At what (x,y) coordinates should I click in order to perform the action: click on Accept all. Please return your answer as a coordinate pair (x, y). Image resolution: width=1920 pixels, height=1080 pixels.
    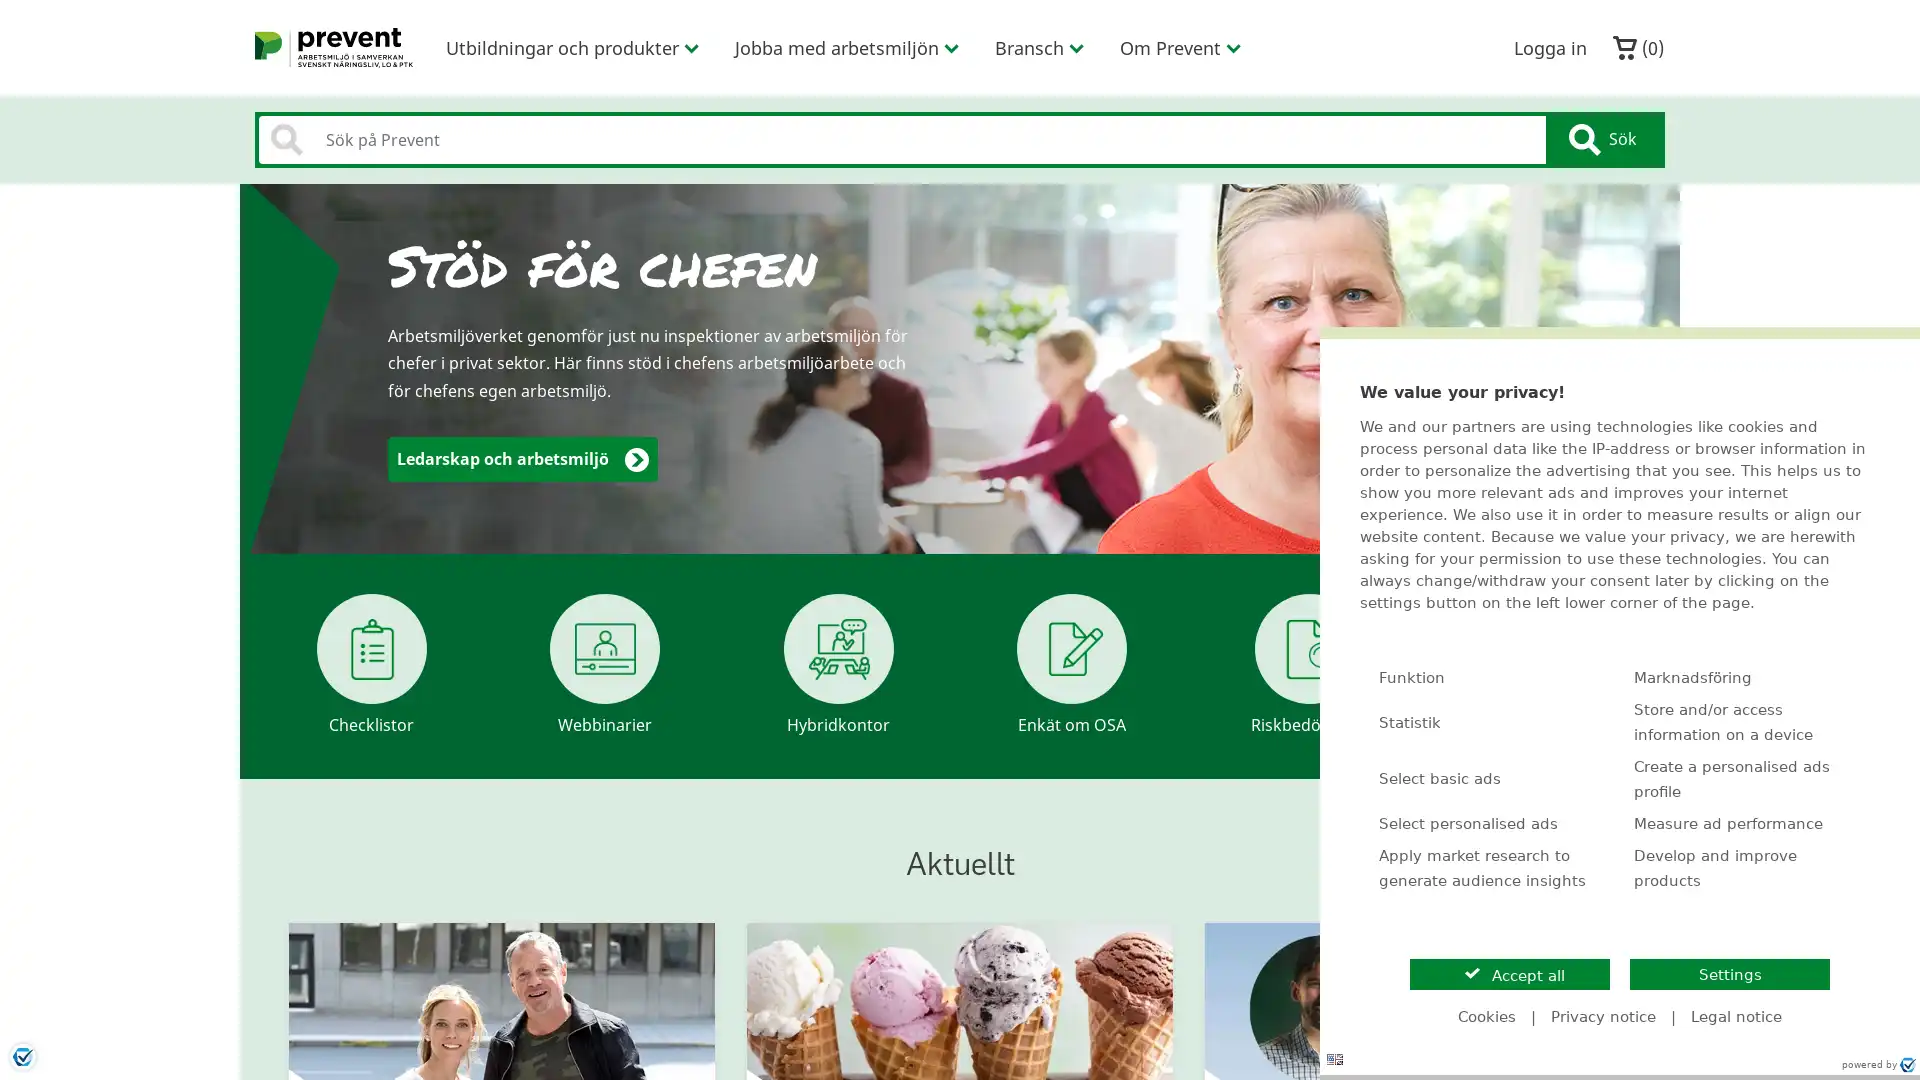
    Looking at the image, I should click on (1510, 973).